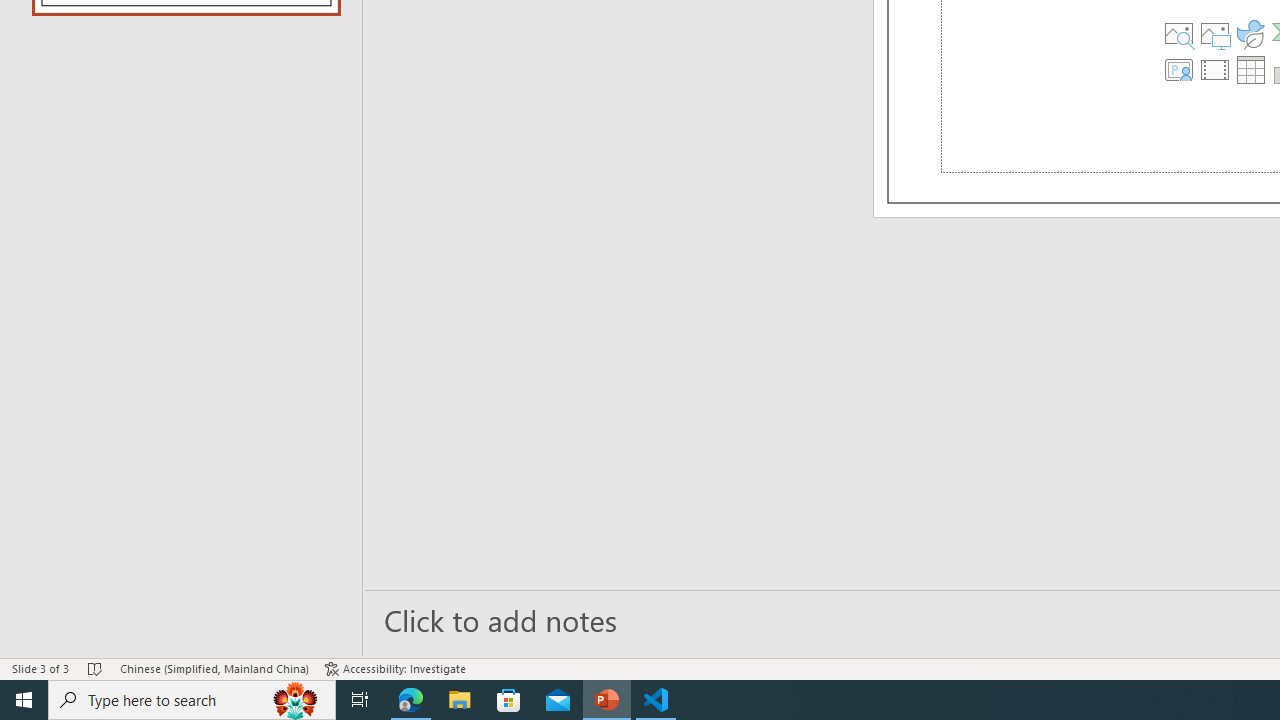 The height and width of the screenshot is (720, 1280). What do you see at coordinates (1248, 33) in the screenshot?
I see `'Insert an Icon'` at bounding box center [1248, 33].